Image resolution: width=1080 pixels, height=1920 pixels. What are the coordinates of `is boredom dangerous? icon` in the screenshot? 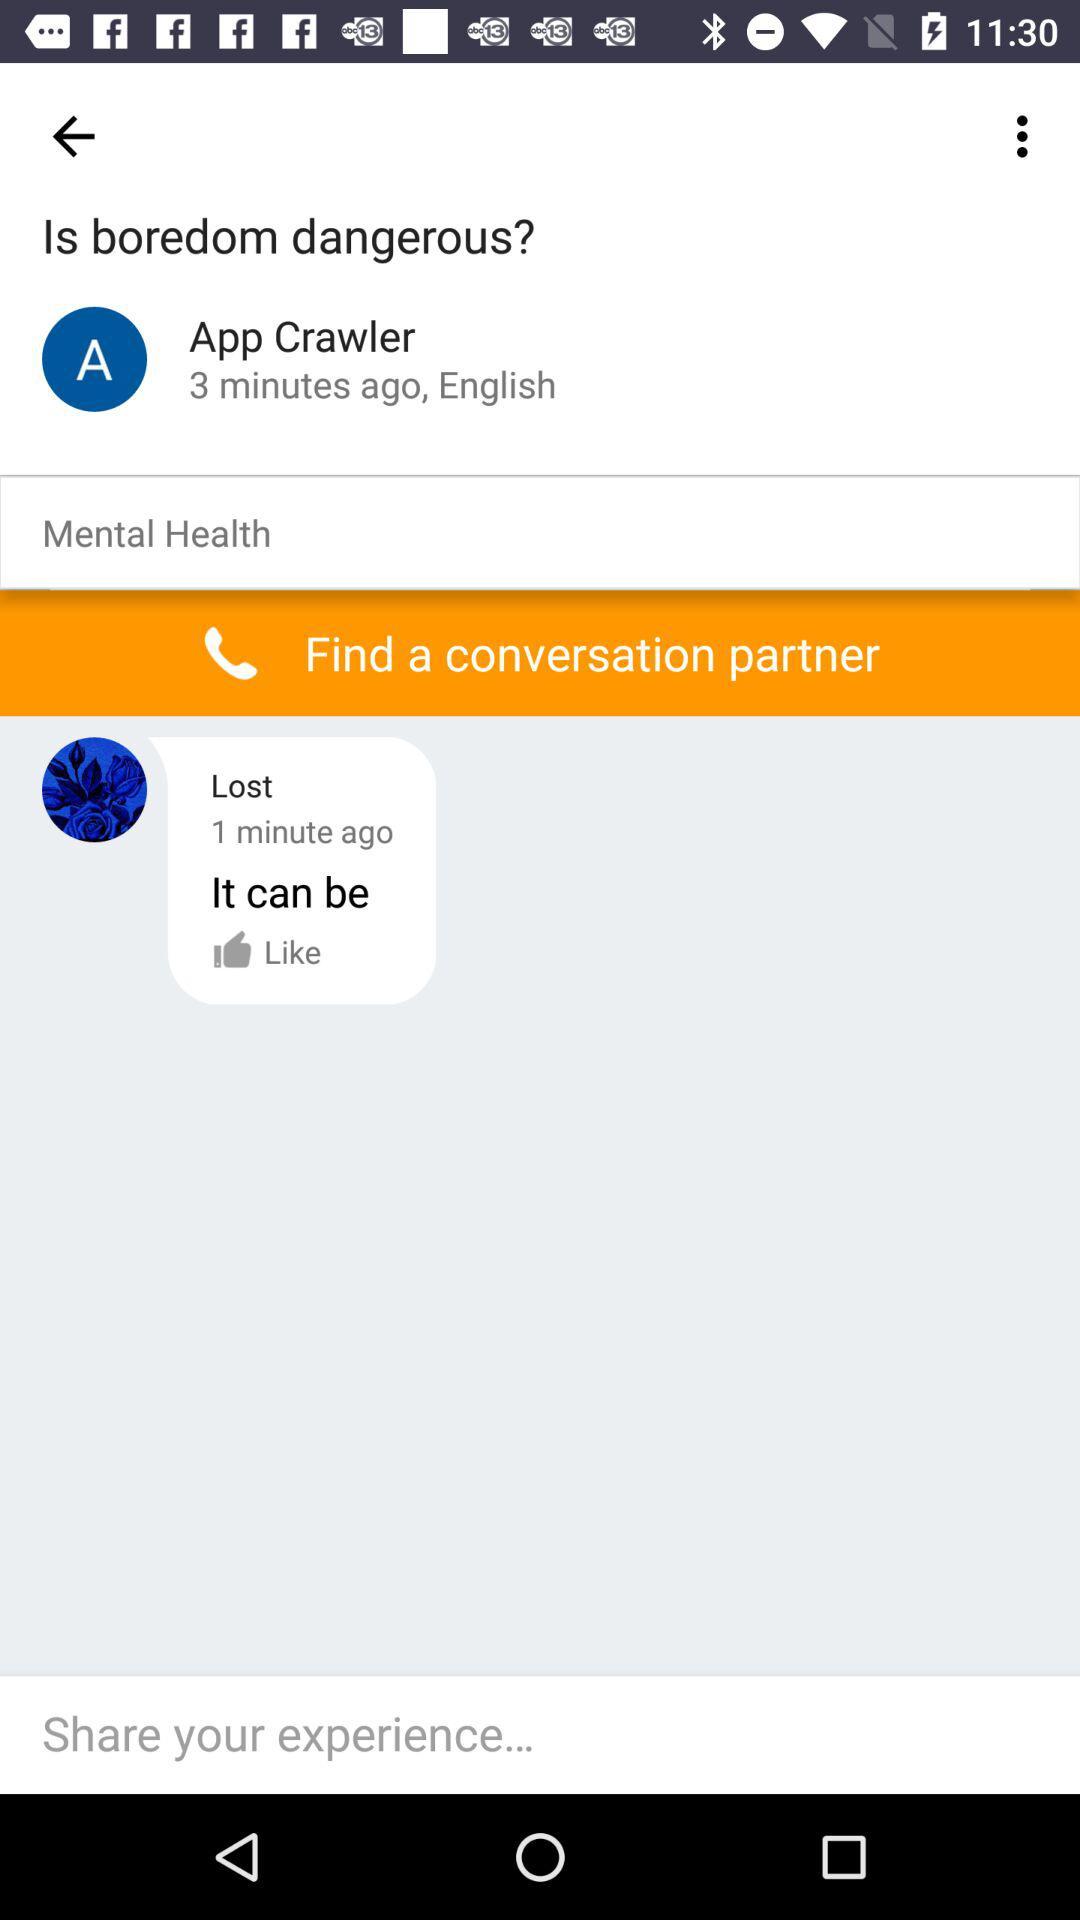 It's located at (288, 237).